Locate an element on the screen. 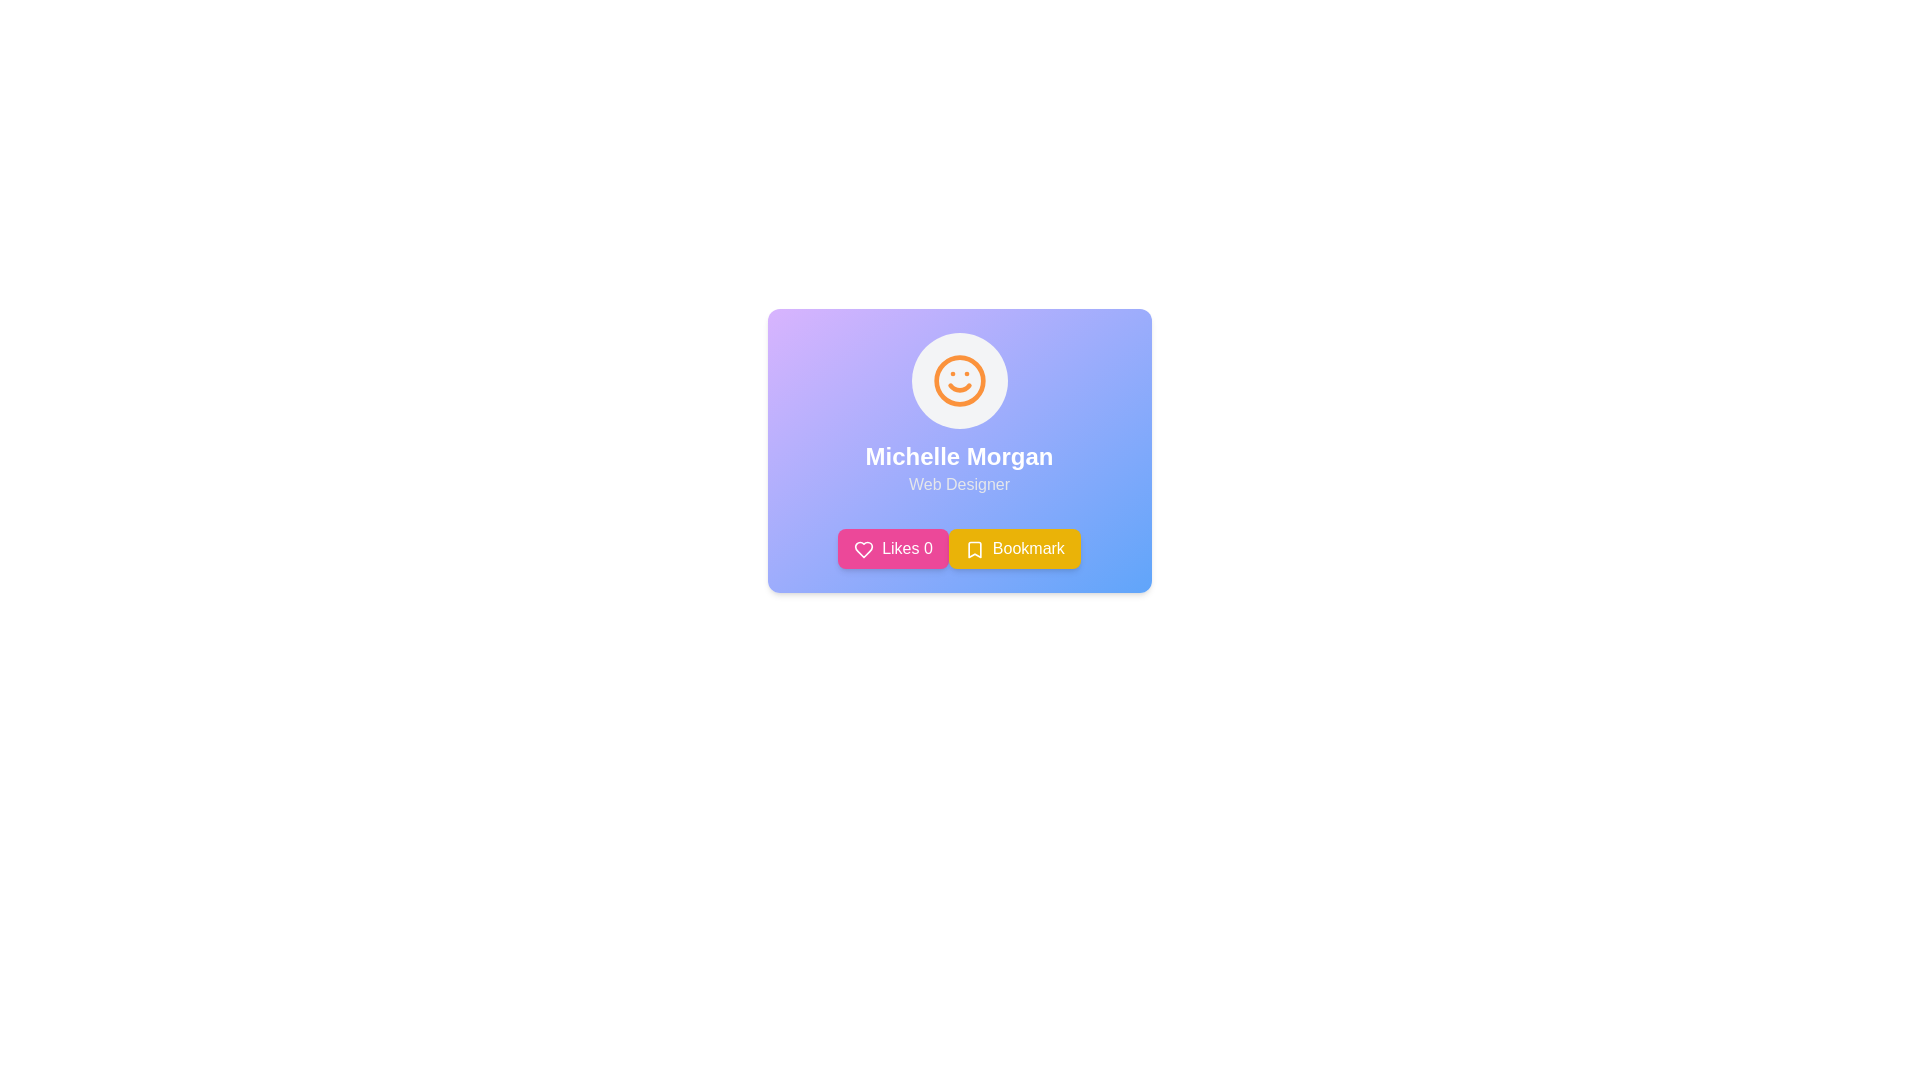 This screenshot has height=1080, width=1920. the smiley icon in the user profile card, which is centered within a gray circular background, located above the name 'Michelle Morgan' and the role 'Web Designer' is located at coordinates (958, 381).